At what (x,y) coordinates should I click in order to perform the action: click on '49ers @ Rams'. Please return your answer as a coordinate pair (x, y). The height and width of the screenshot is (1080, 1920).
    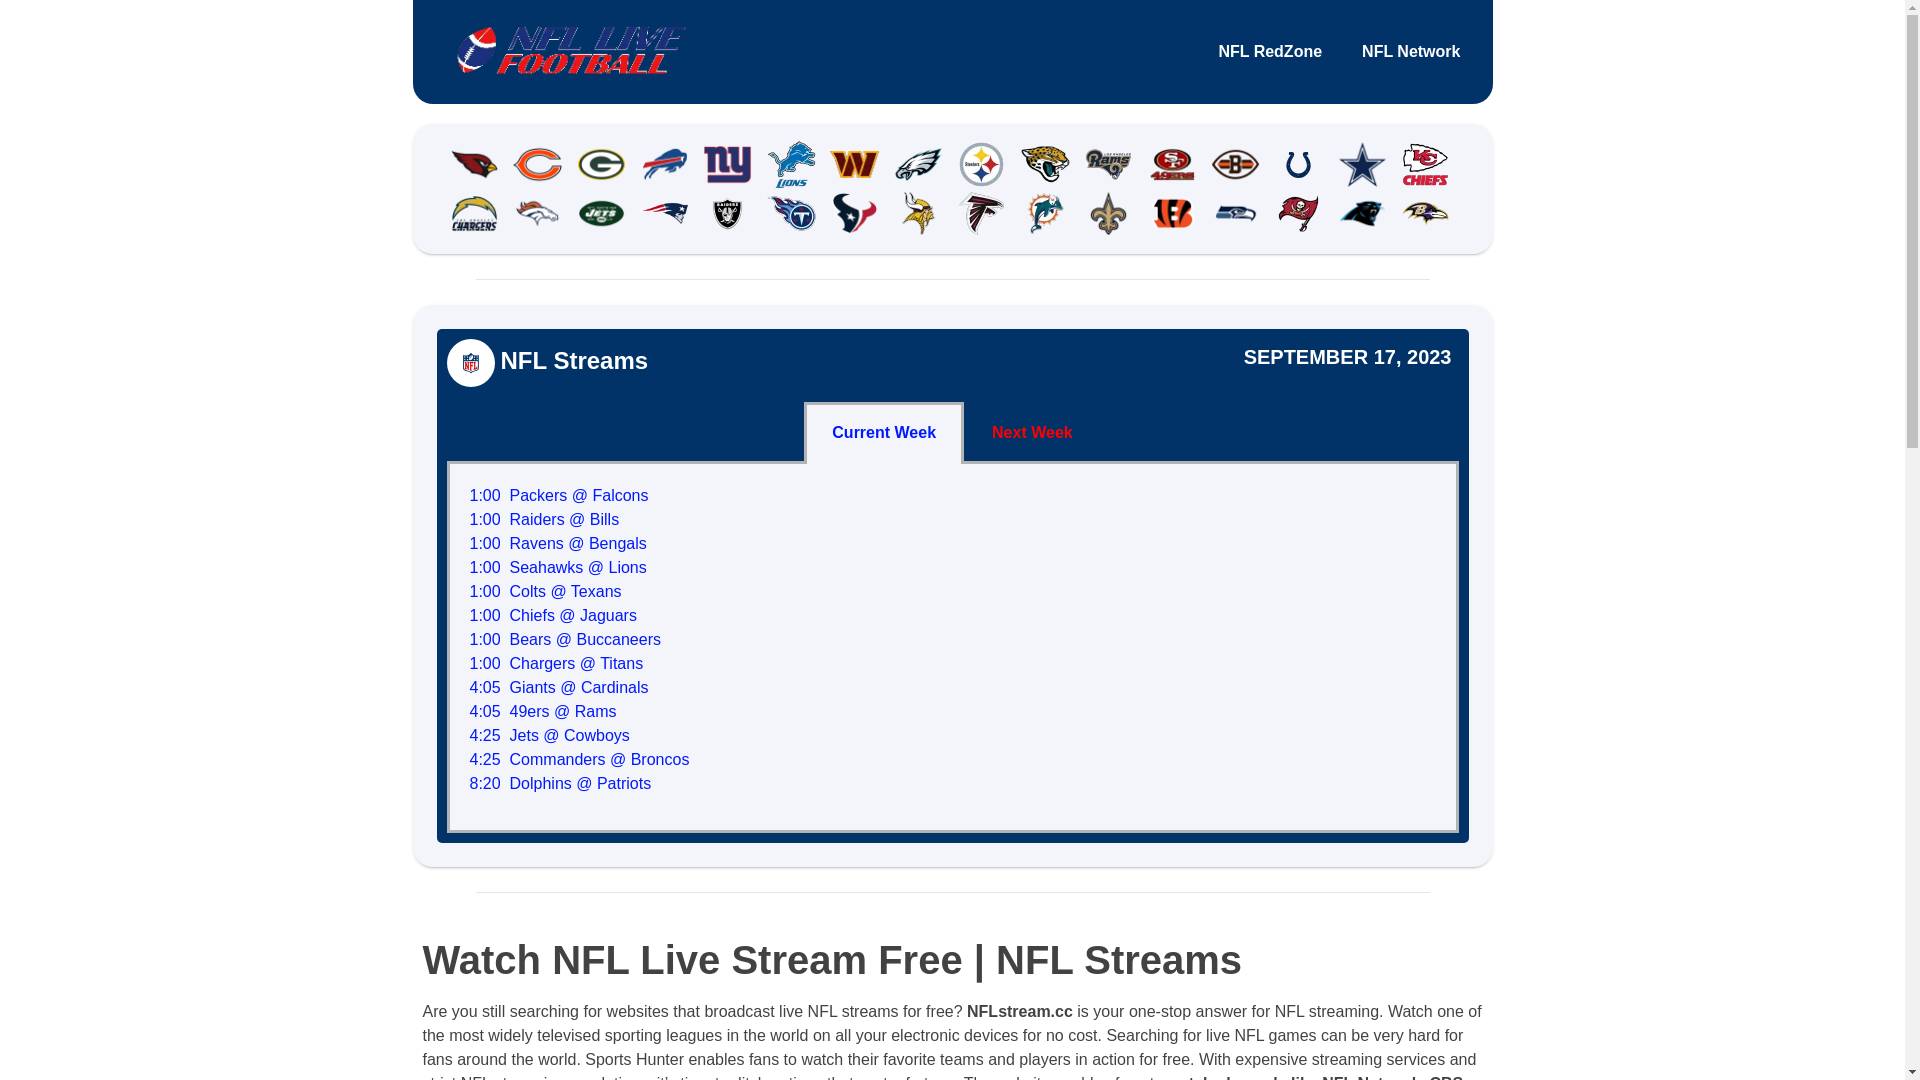
    Looking at the image, I should click on (562, 710).